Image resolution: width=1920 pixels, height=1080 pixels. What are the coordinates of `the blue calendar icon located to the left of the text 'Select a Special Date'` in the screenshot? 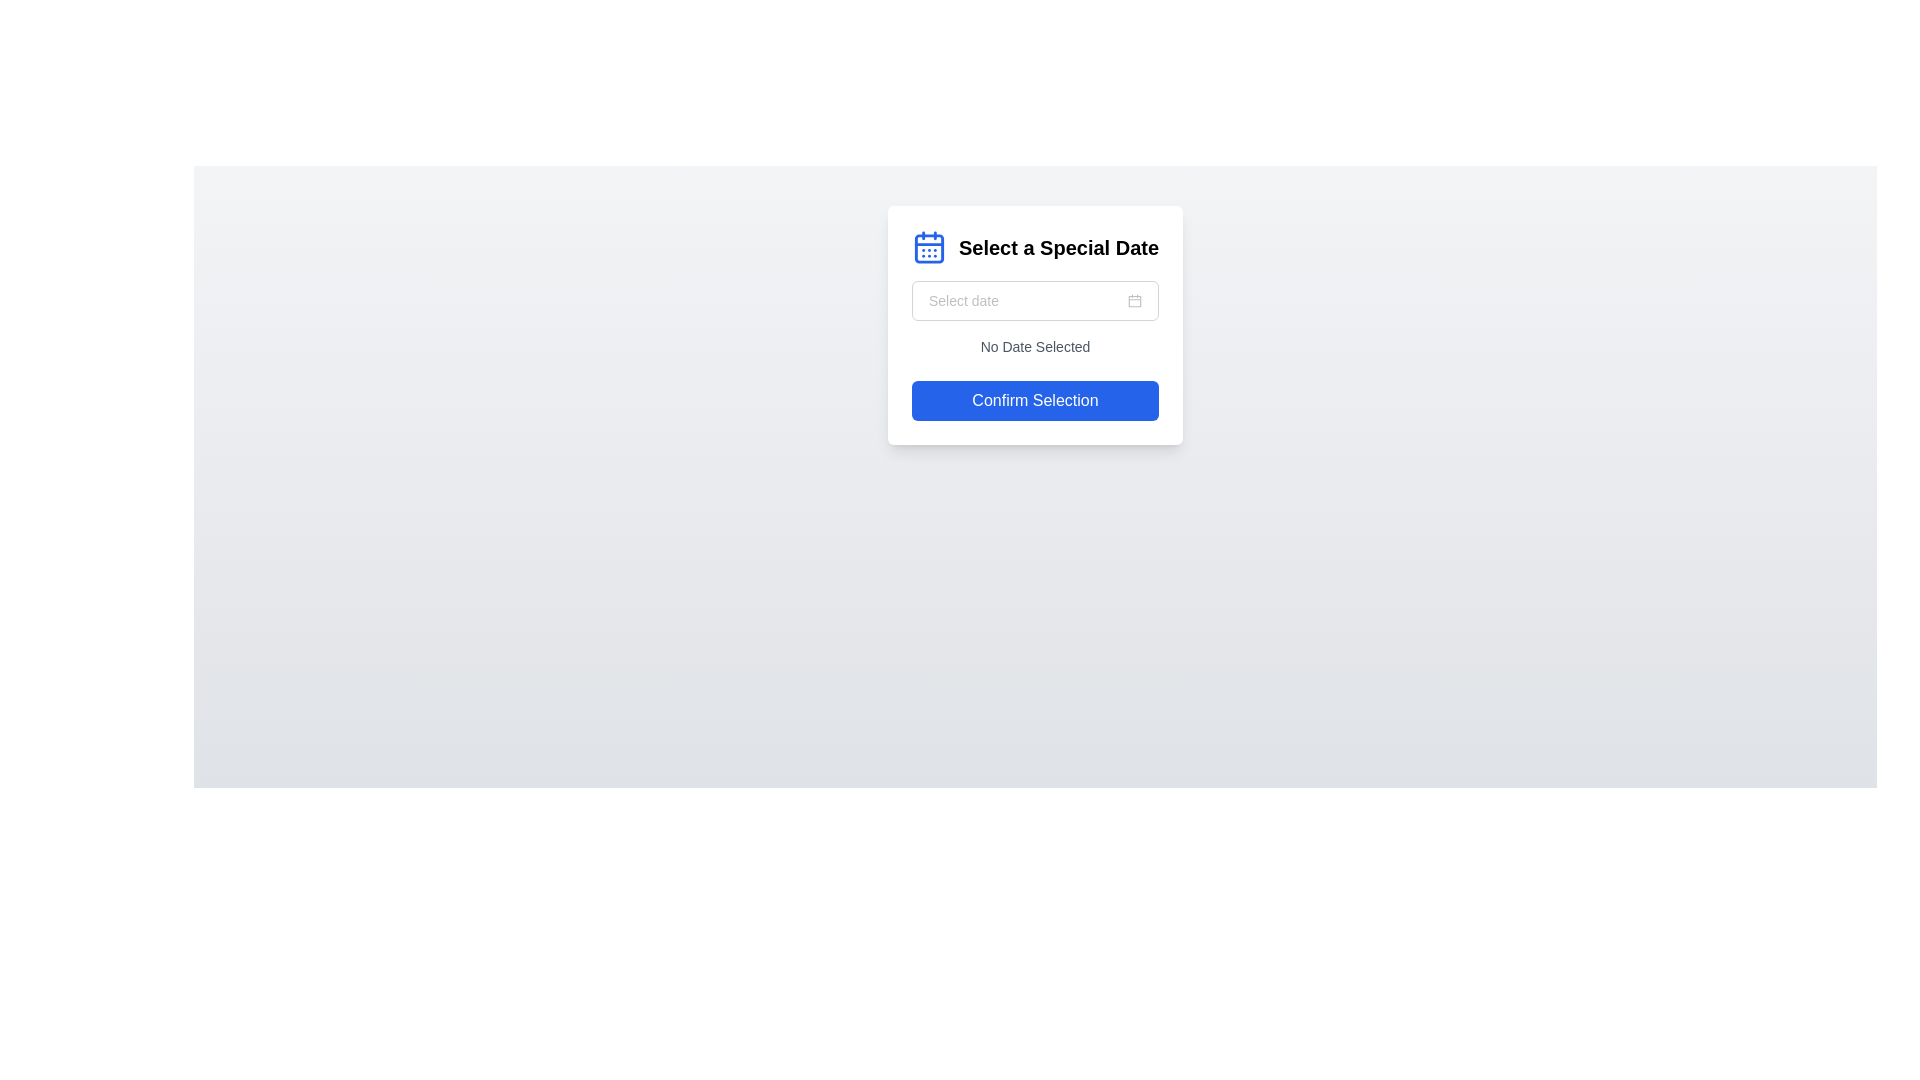 It's located at (928, 246).